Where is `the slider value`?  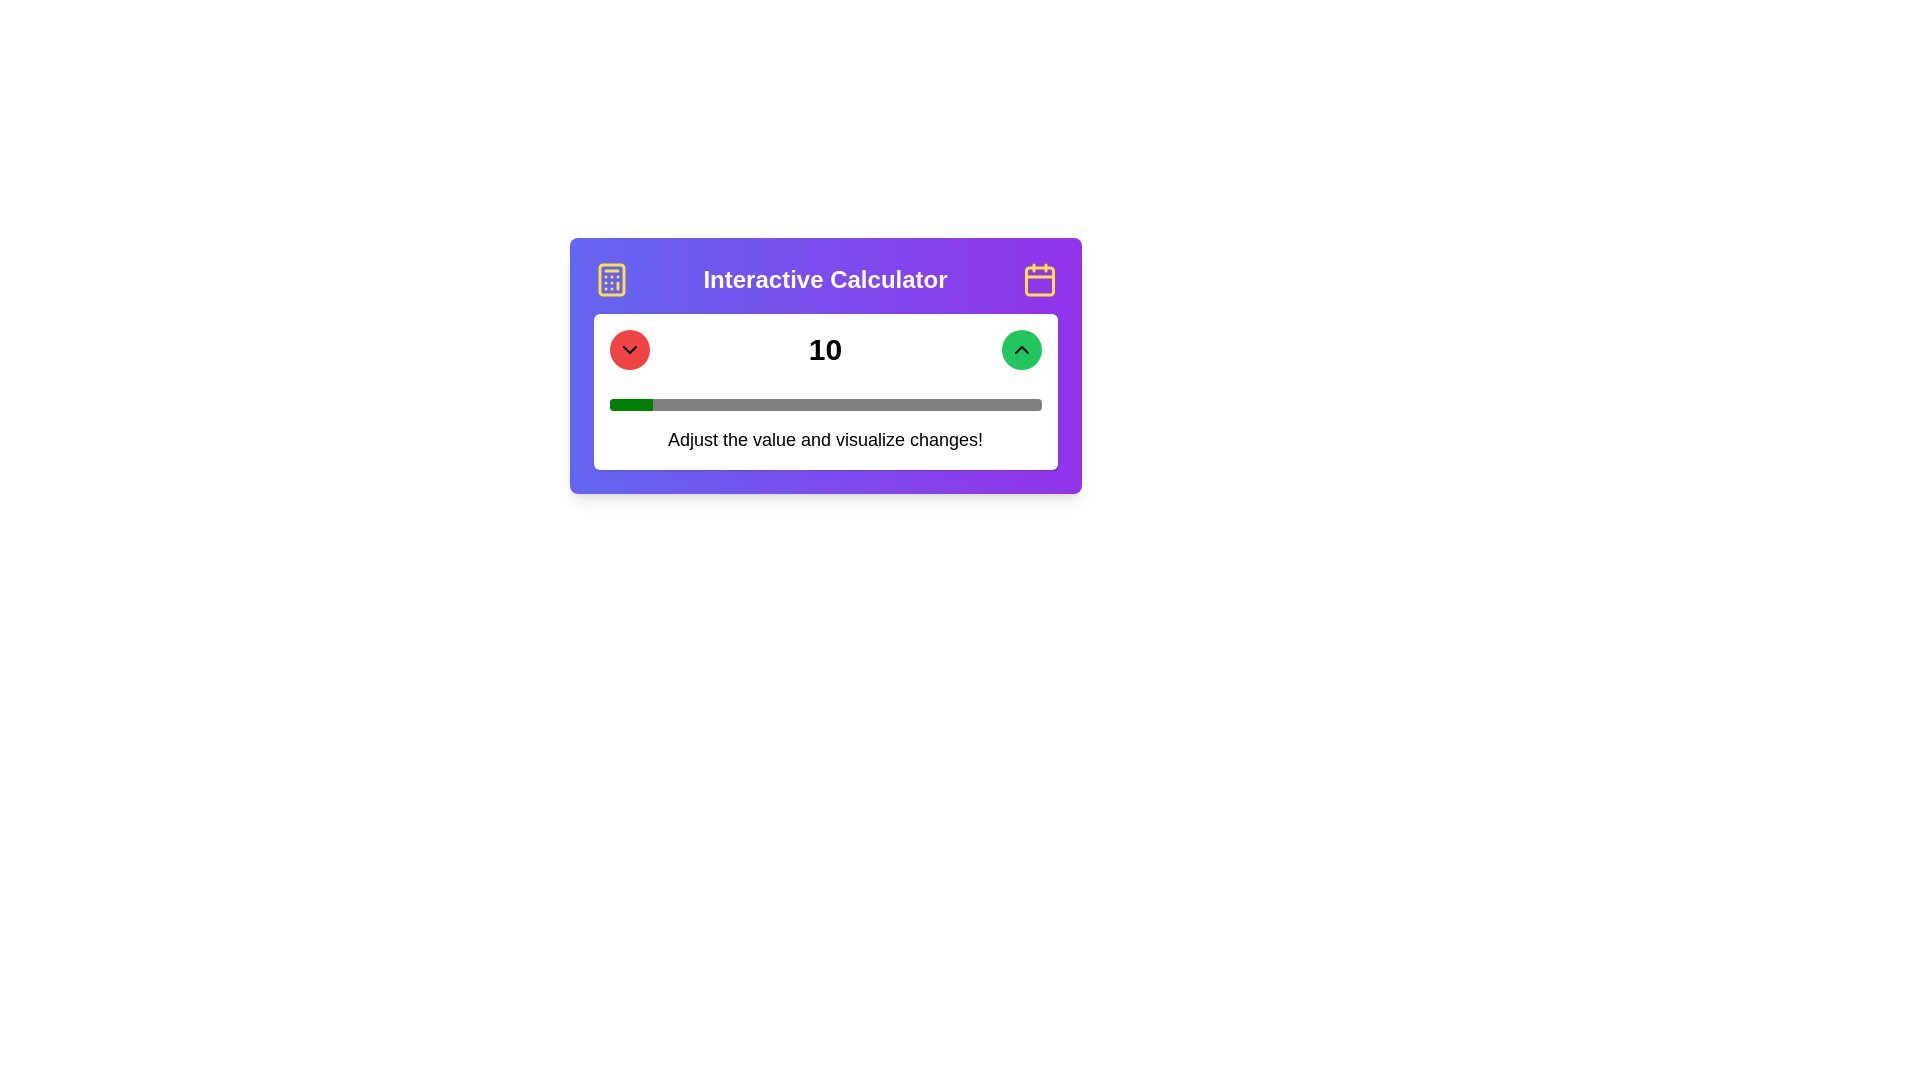 the slider value is located at coordinates (669, 405).